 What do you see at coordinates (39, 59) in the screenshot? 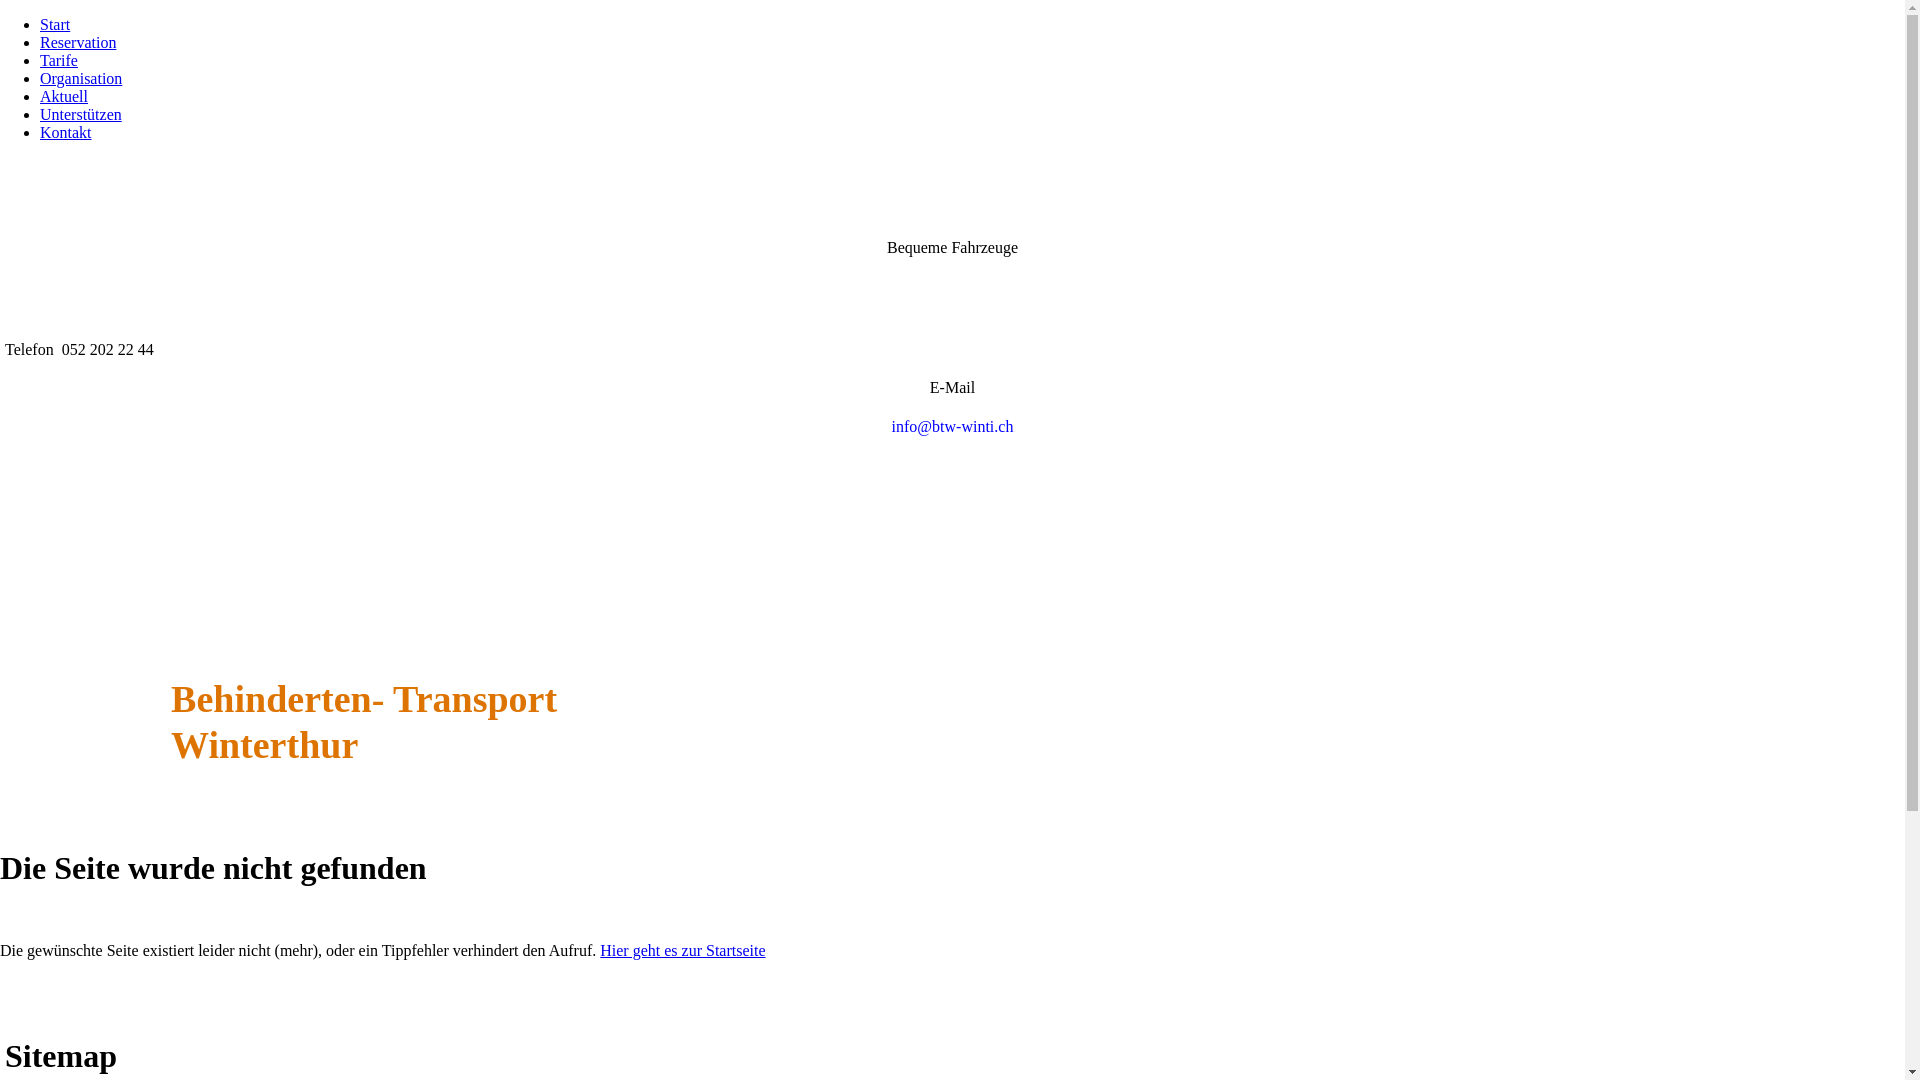
I see `'Tarife'` at bounding box center [39, 59].